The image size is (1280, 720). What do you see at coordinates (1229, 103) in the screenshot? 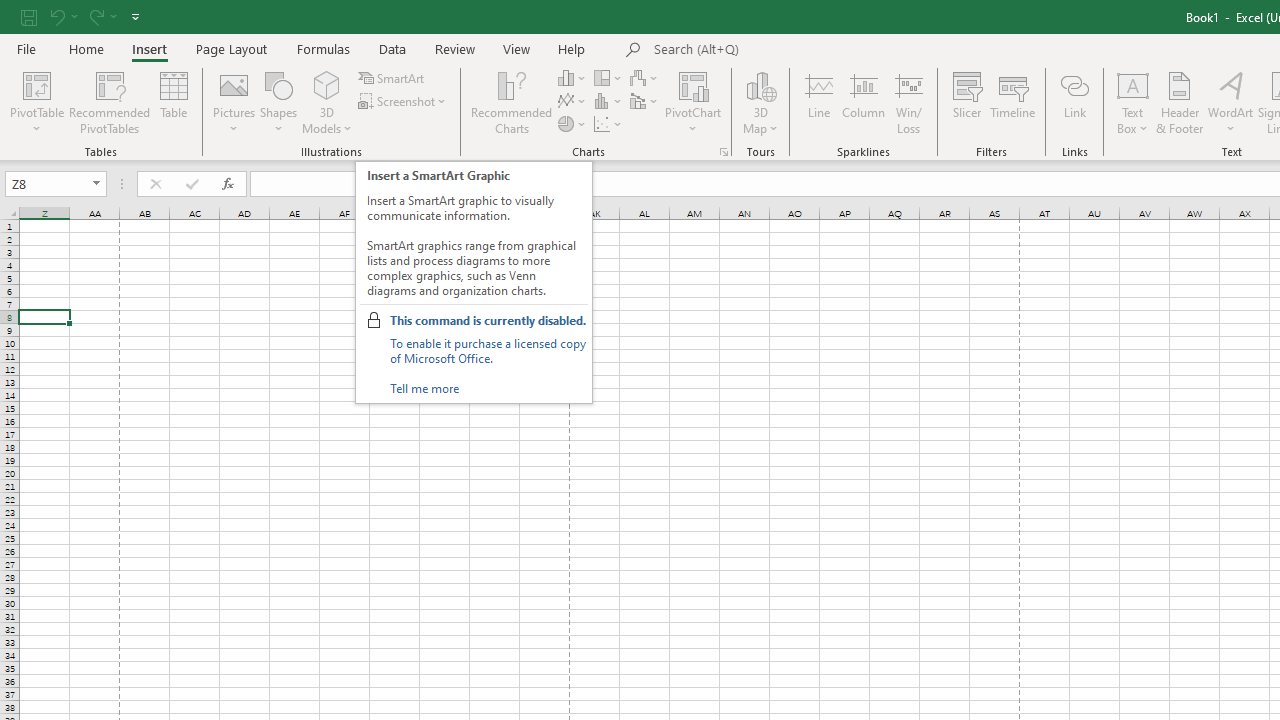
I see `'WordArt'` at bounding box center [1229, 103].